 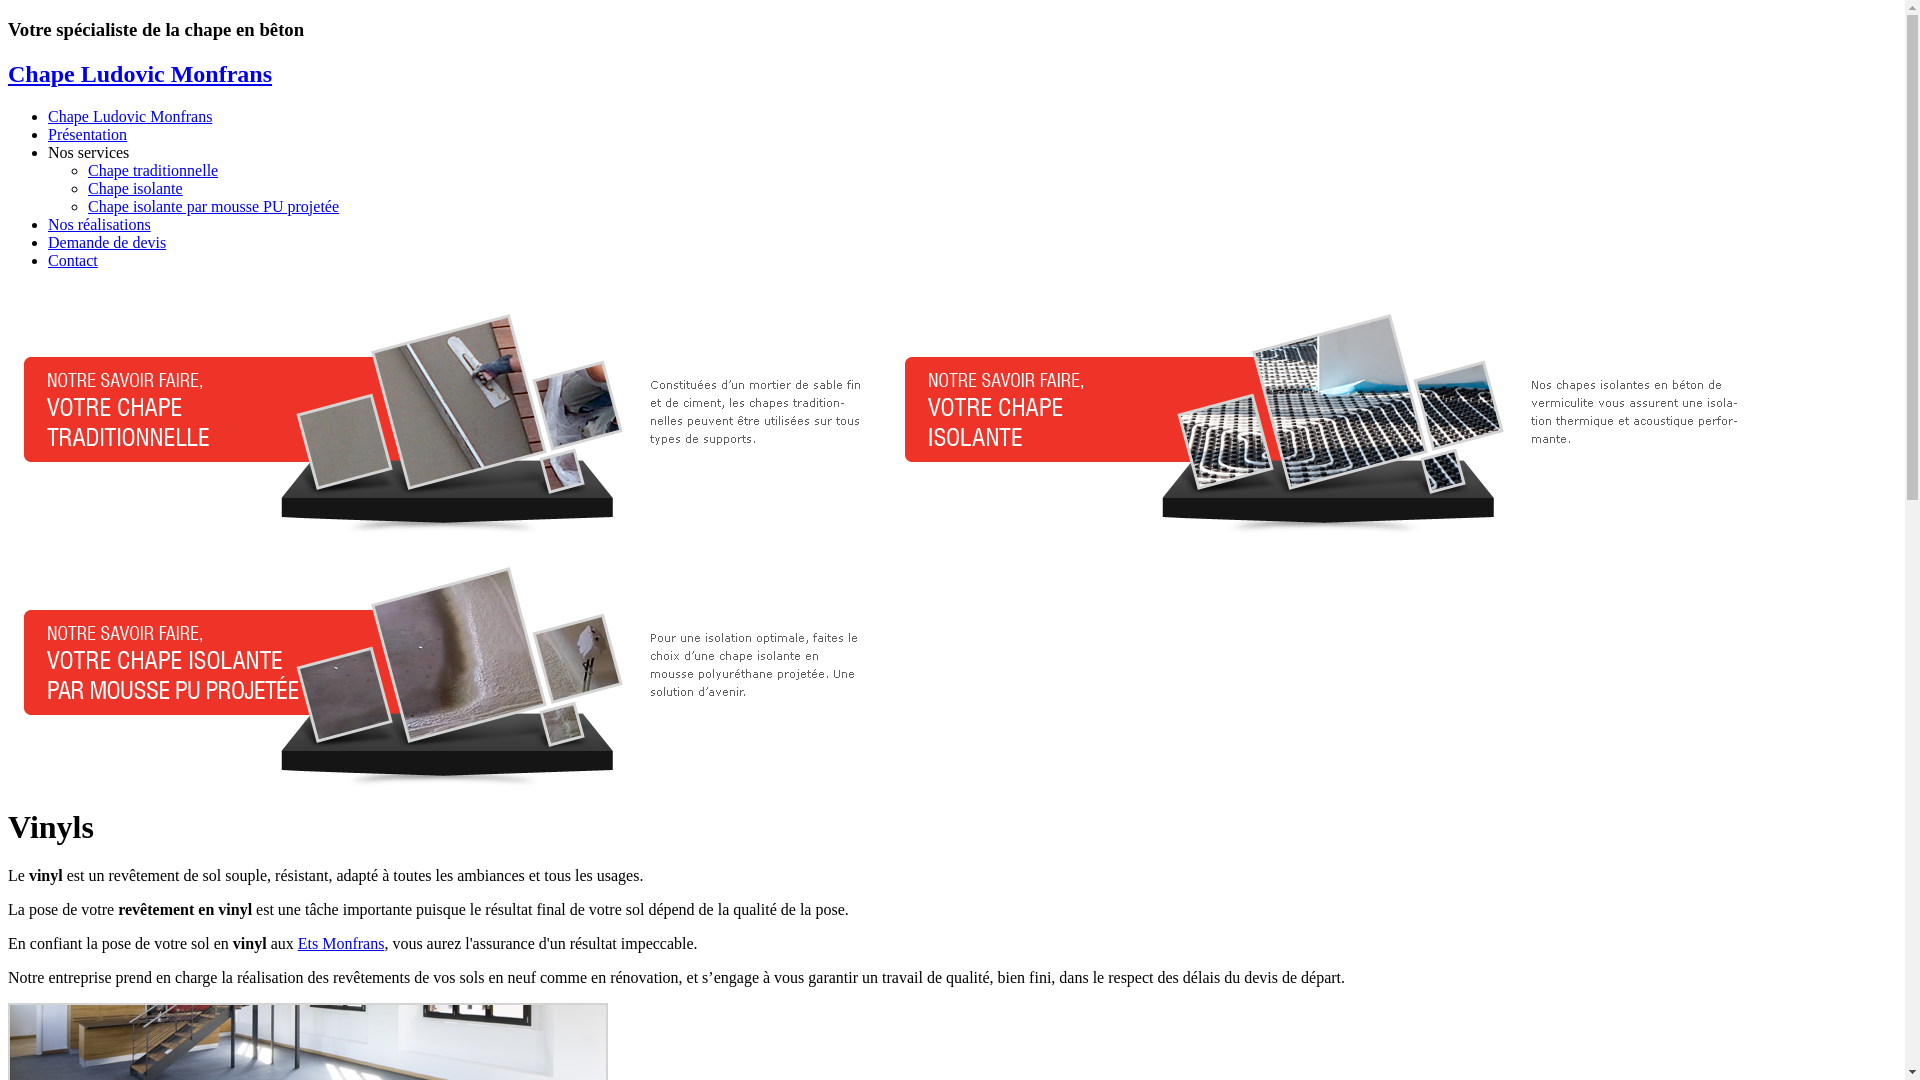 I want to click on 'Chape isolante', so click(x=134, y=188).